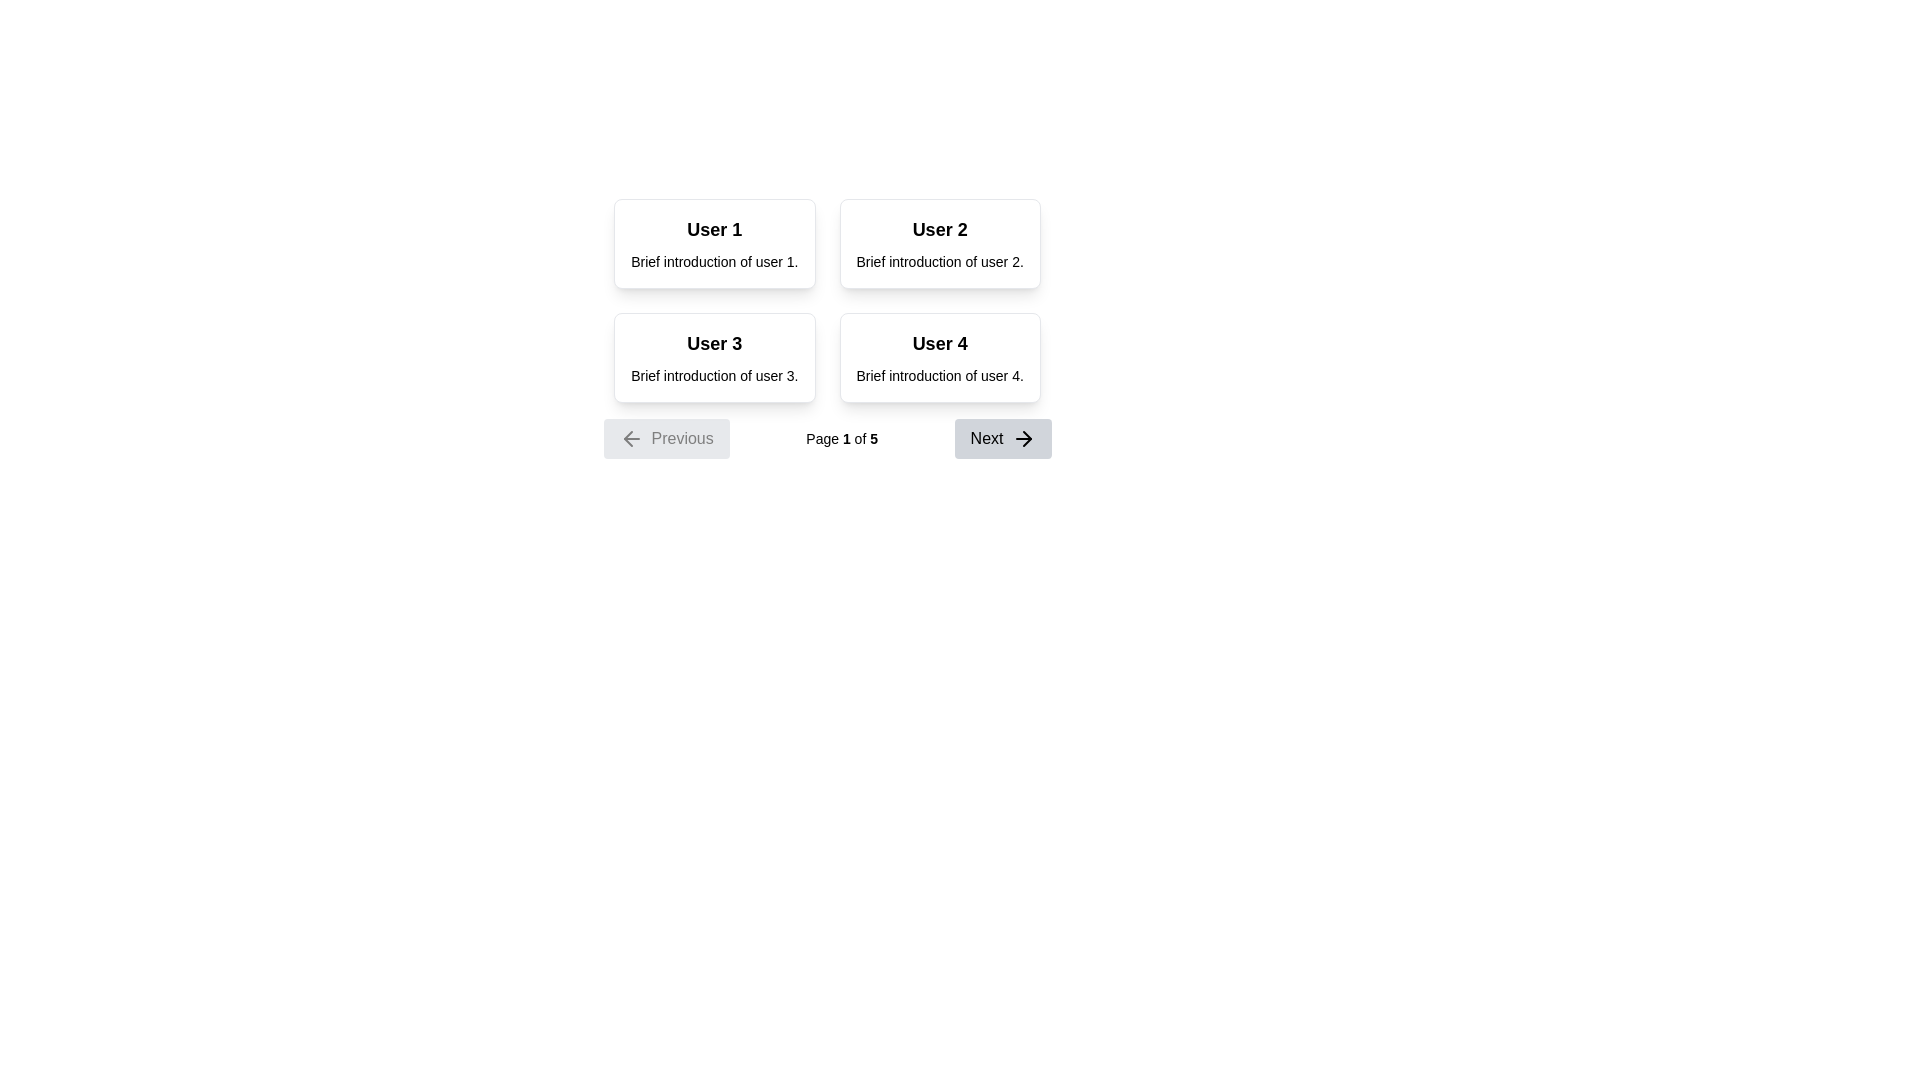 This screenshot has height=1080, width=1920. I want to click on the informational card that provides details about 'User 3', located in the bottom row of the grid layout, specifically in the first column, so click(714, 357).